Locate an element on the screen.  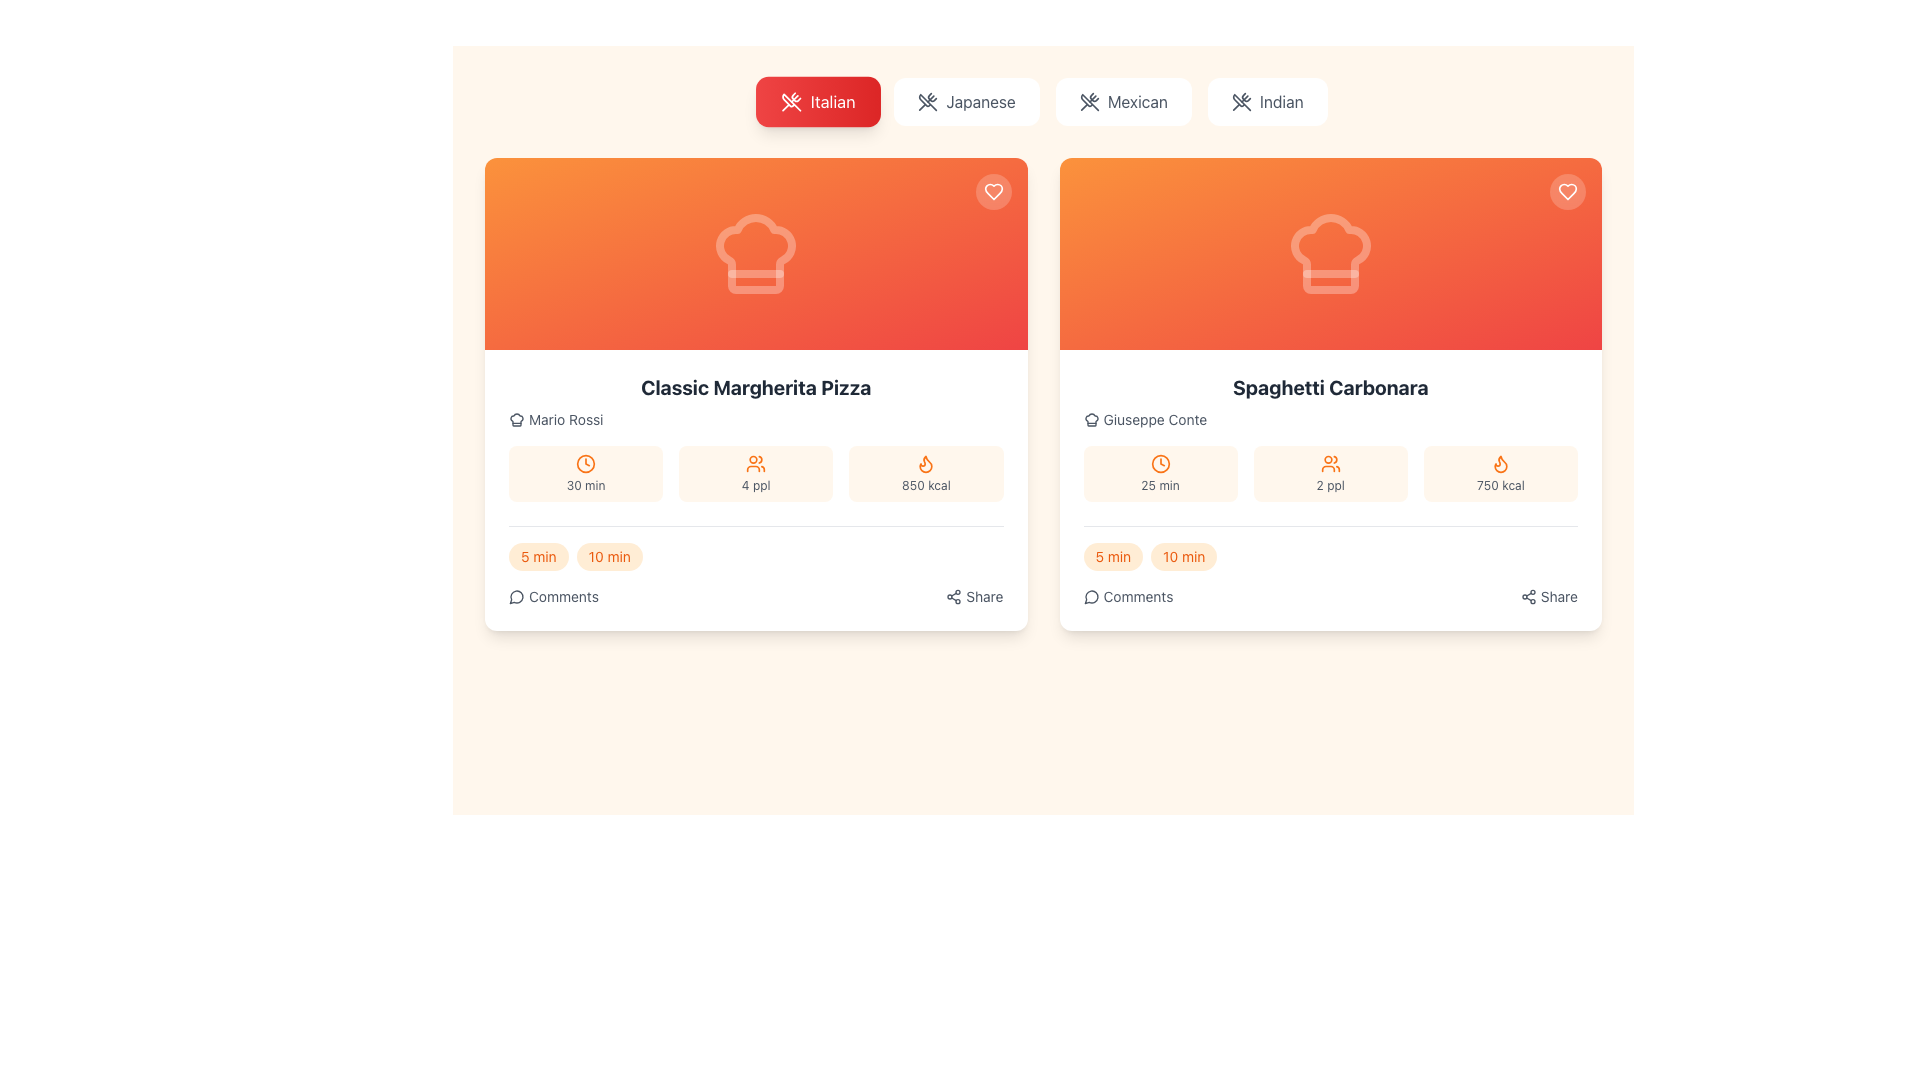
the static textual label displaying the calorie value for the dish 'Spaghetti Carbonara', located at the bottom right section of the card, below the flame icon is located at coordinates (1500, 486).